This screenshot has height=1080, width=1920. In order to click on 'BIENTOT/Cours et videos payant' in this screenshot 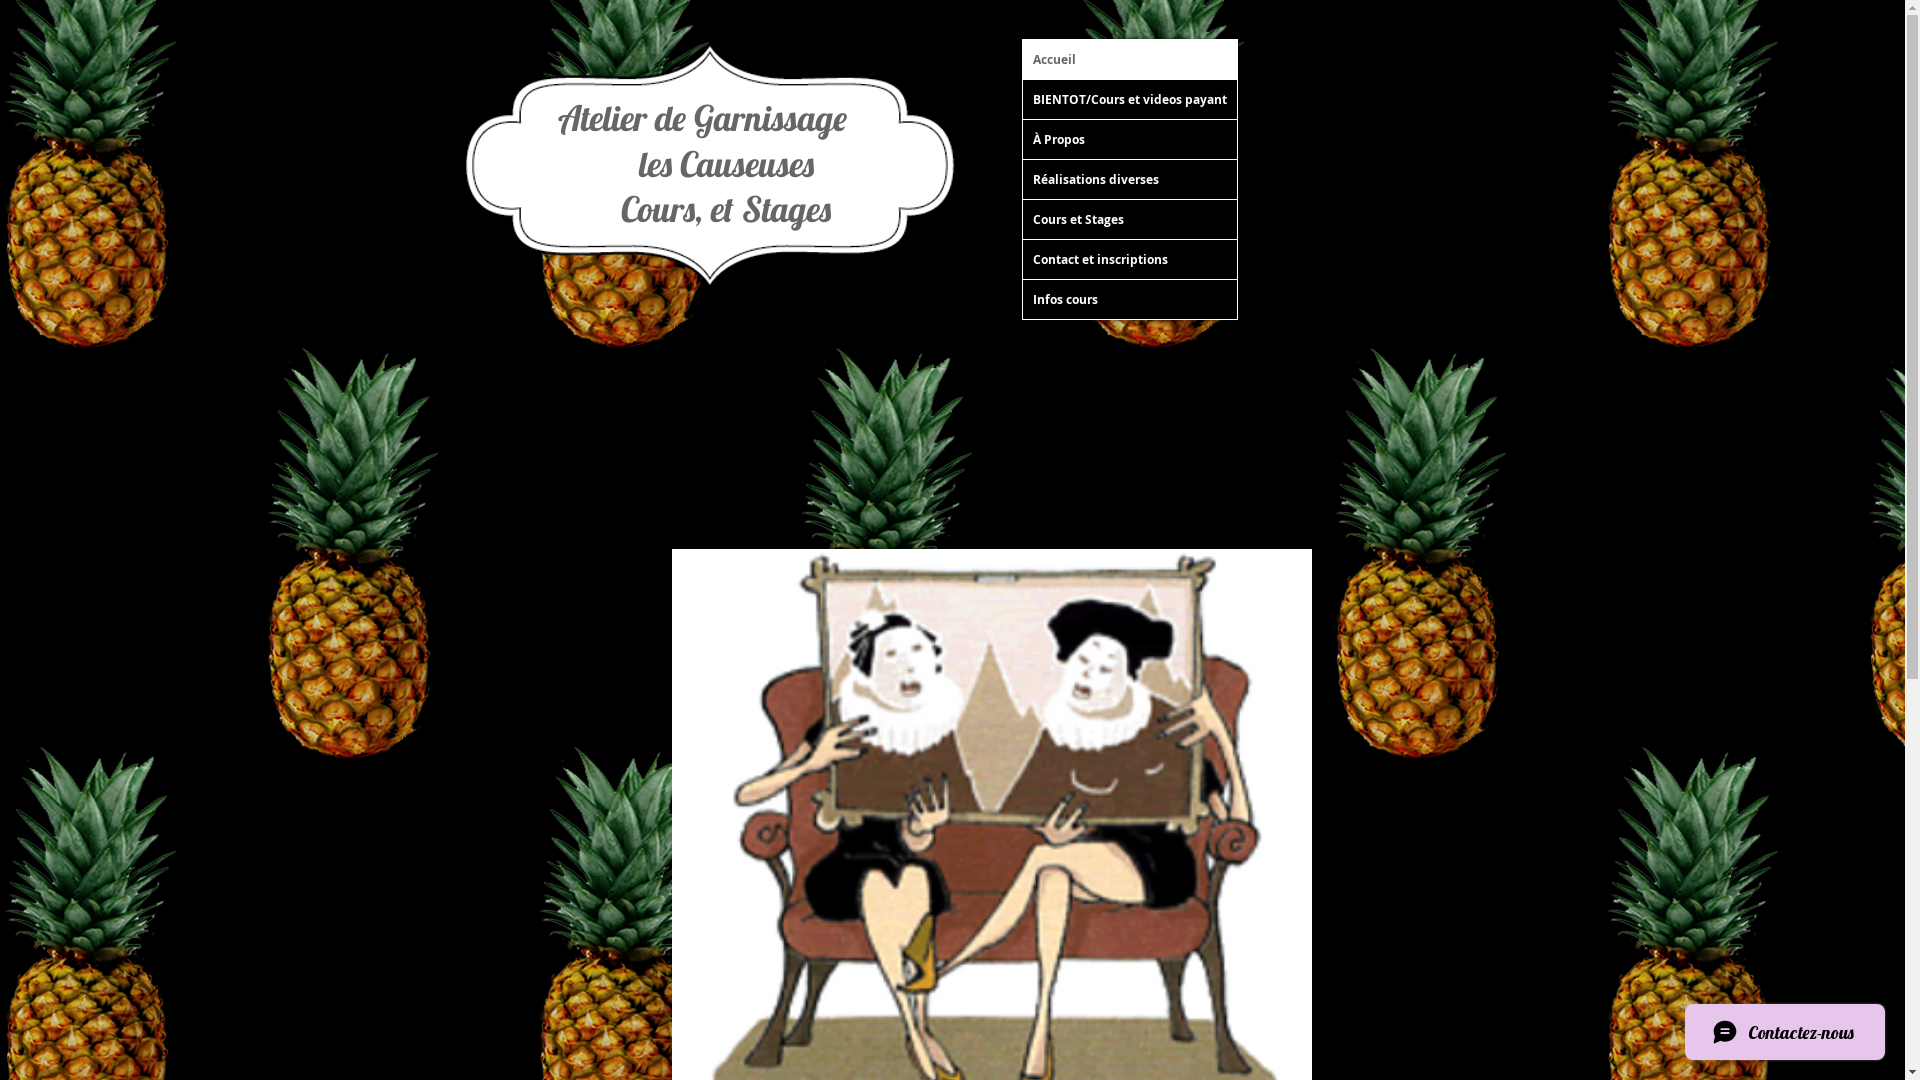, I will do `click(1022, 99)`.